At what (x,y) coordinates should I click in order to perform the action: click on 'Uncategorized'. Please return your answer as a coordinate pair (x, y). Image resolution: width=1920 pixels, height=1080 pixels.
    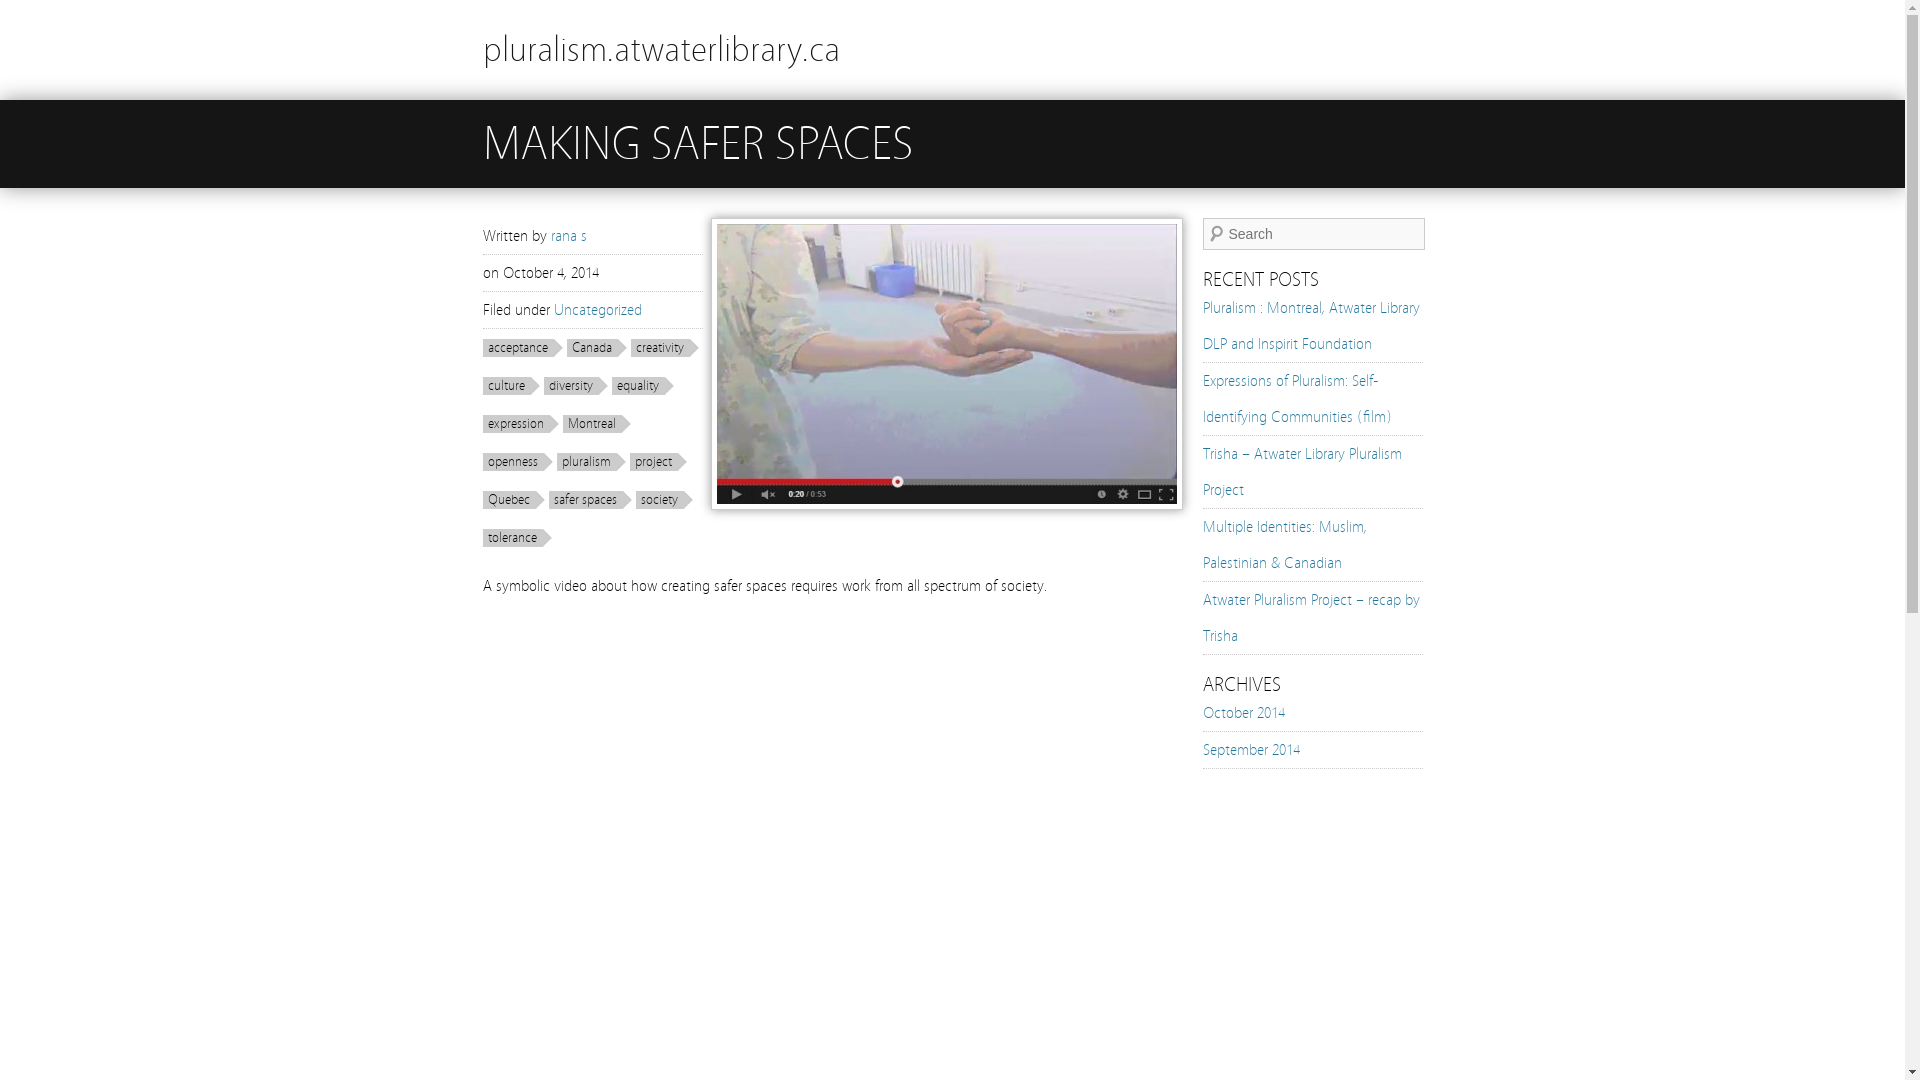
    Looking at the image, I should click on (597, 309).